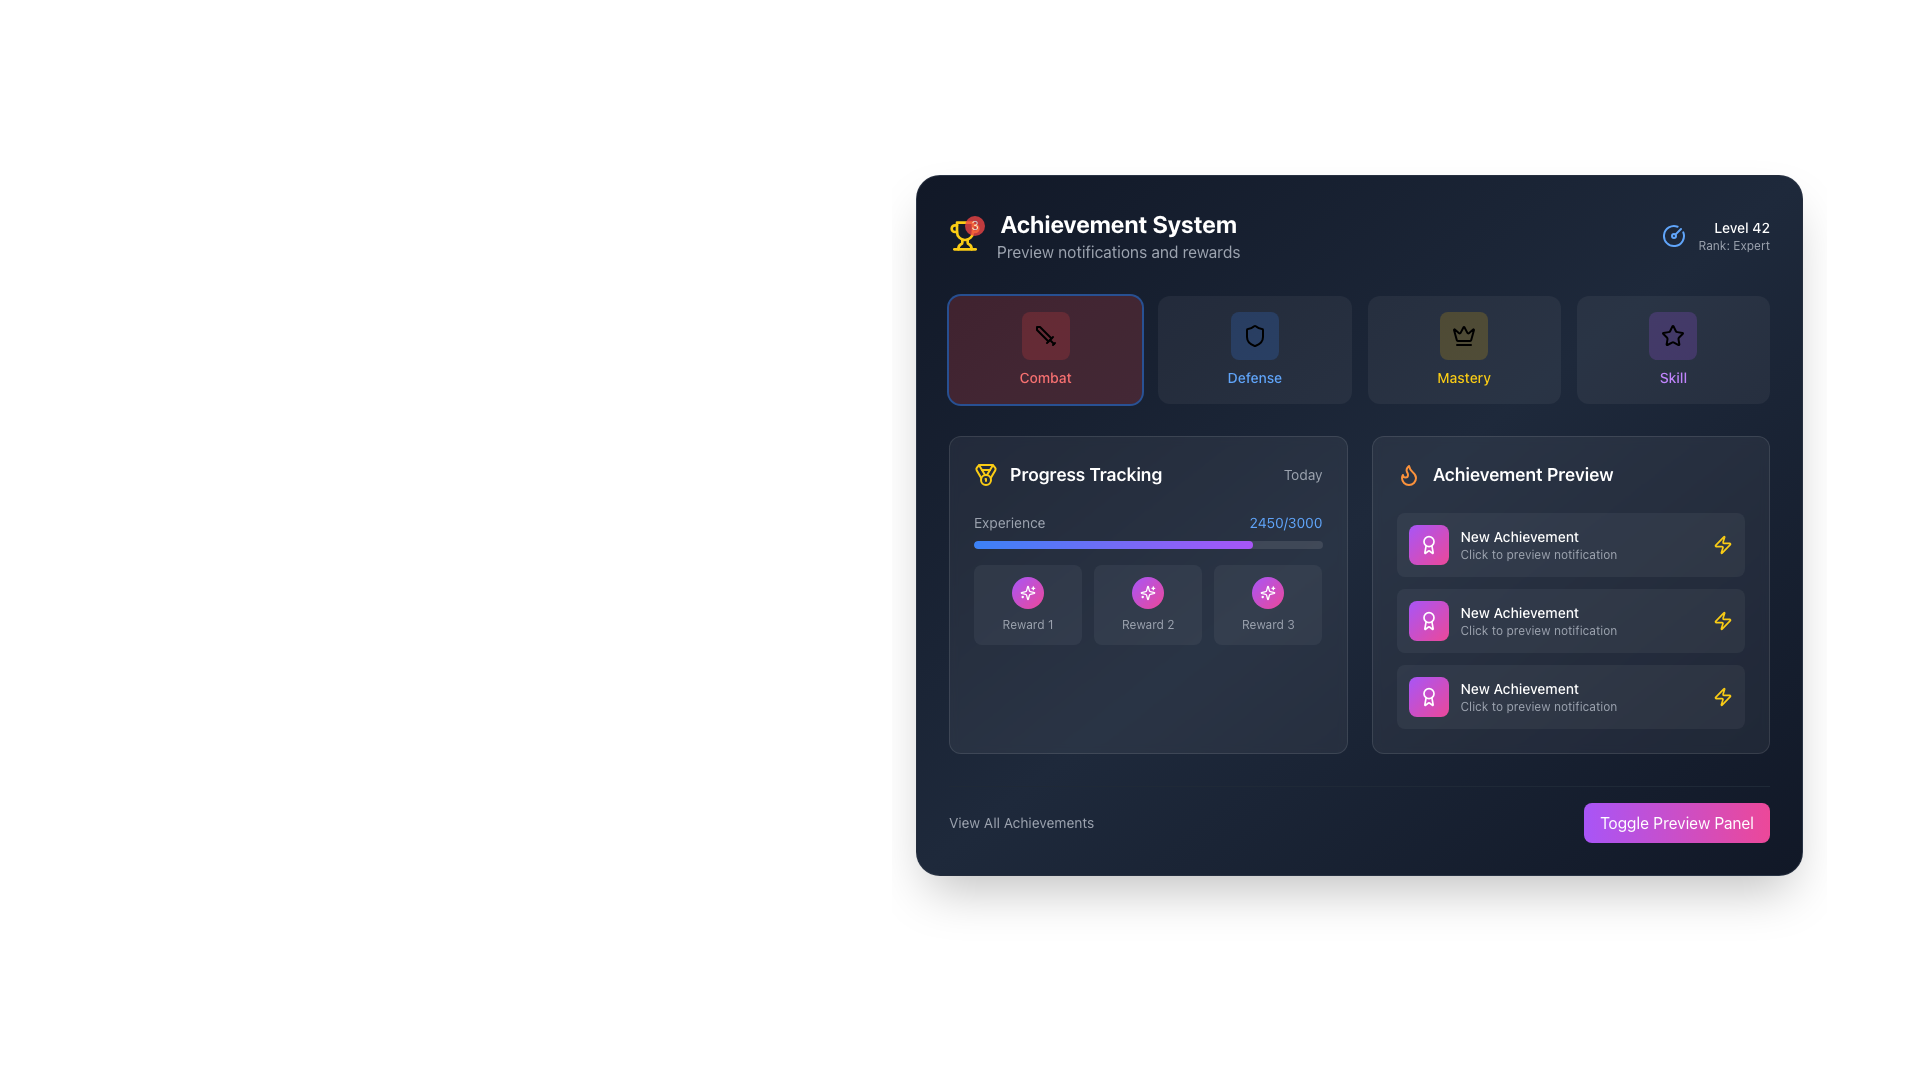 The height and width of the screenshot is (1080, 1920). I want to click on the dark red button with a sword icon, so click(1044, 334).